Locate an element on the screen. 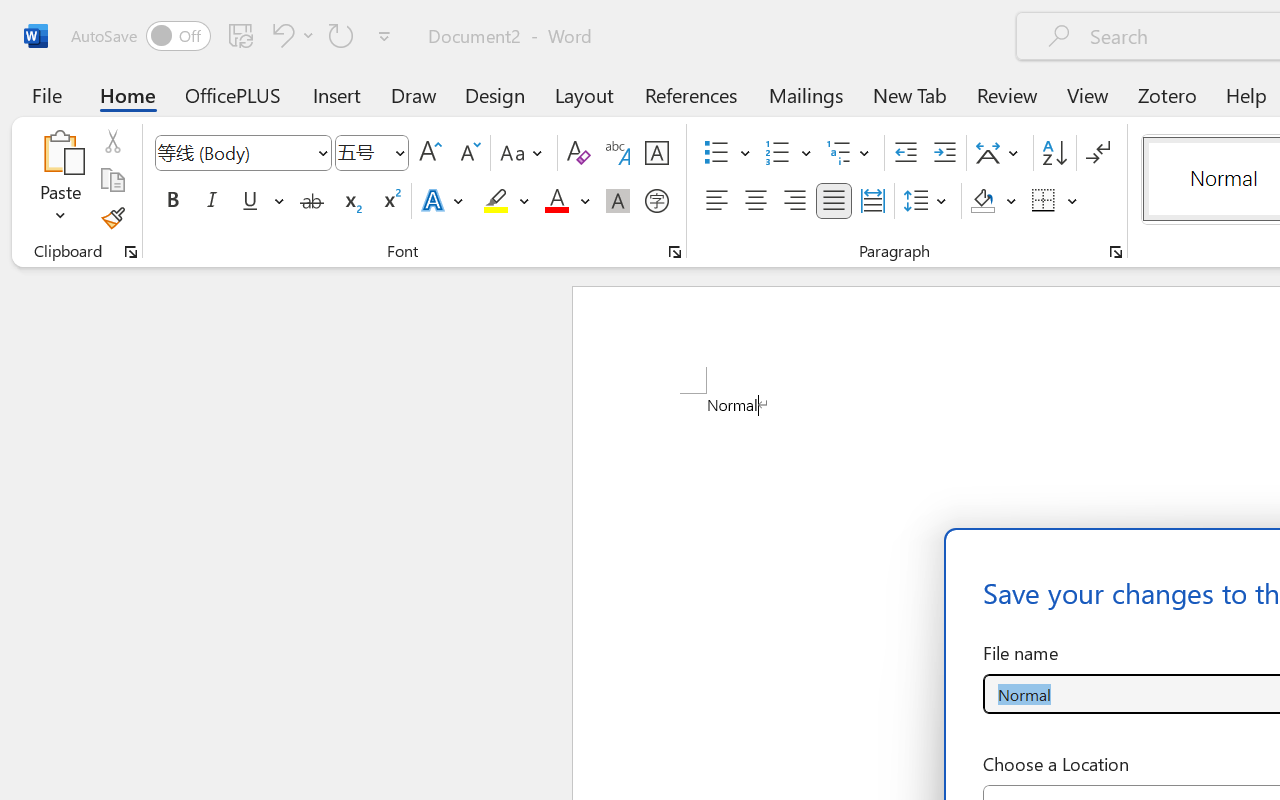 This screenshot has width=1280, height=800. 'Justify' is located at coordinates (834, 201).